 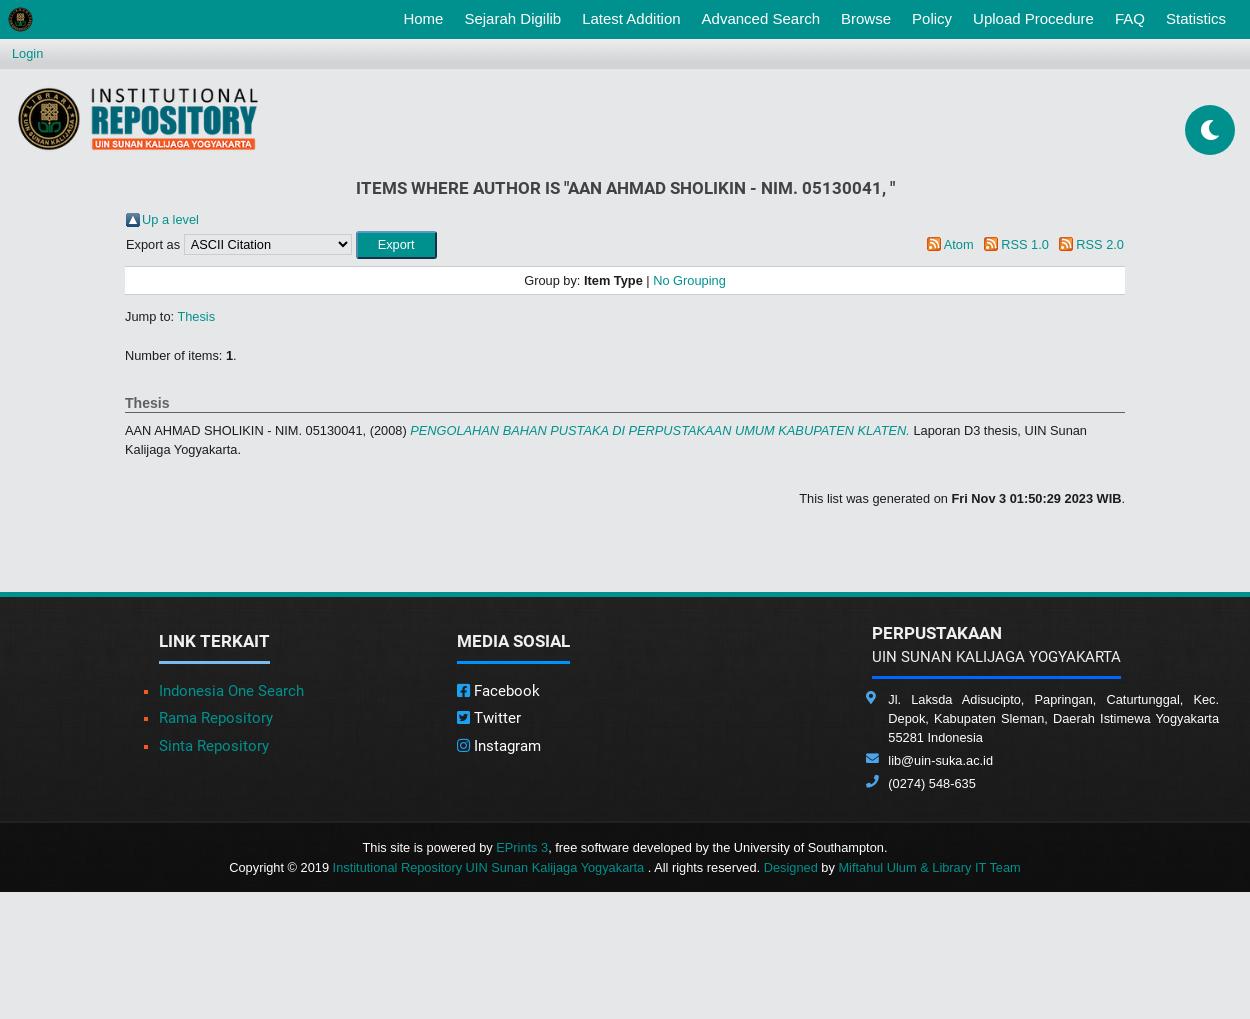 I want to click on 'UIN Sunan Kalijaga Yogyakarta', so click(x=871, y=655).